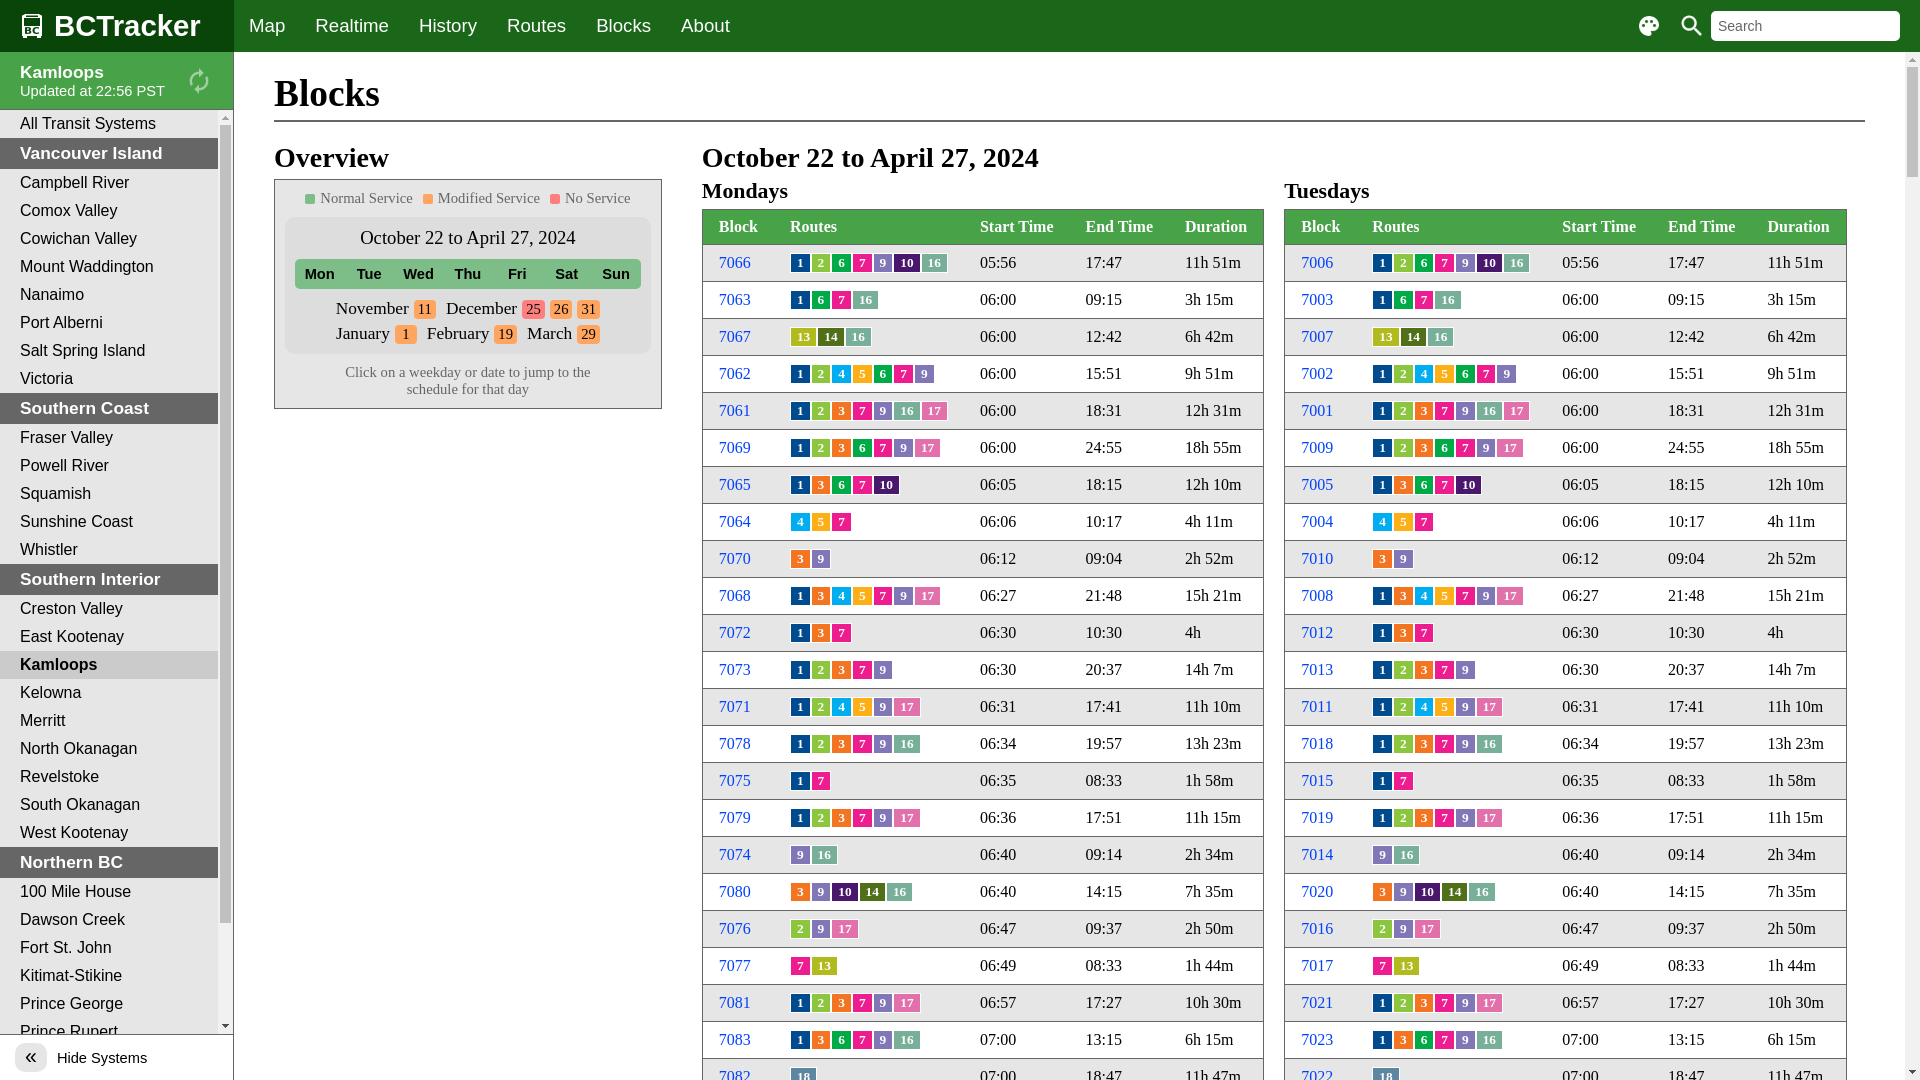 The image size is (1920, 1080). I want to click on '2', so click(1402, 261).